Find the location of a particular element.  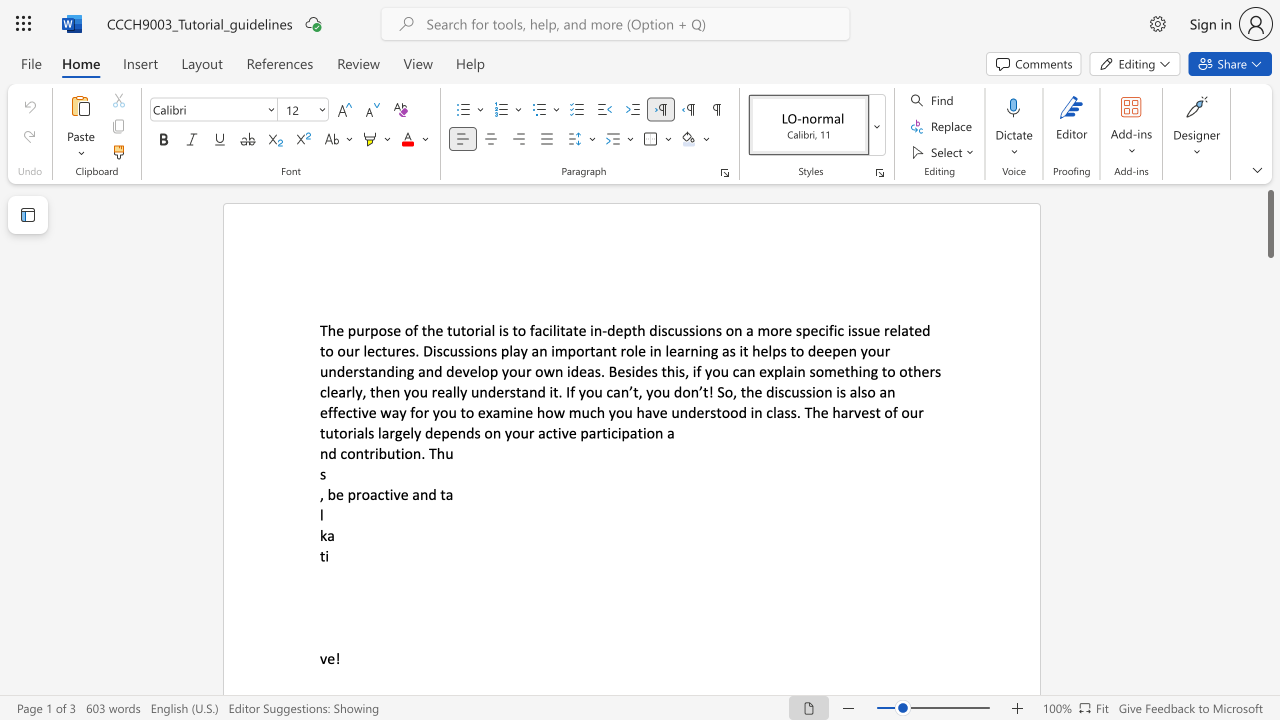

the scrollbar on the right to shift the page lower is located at coordinates (1269, 650).